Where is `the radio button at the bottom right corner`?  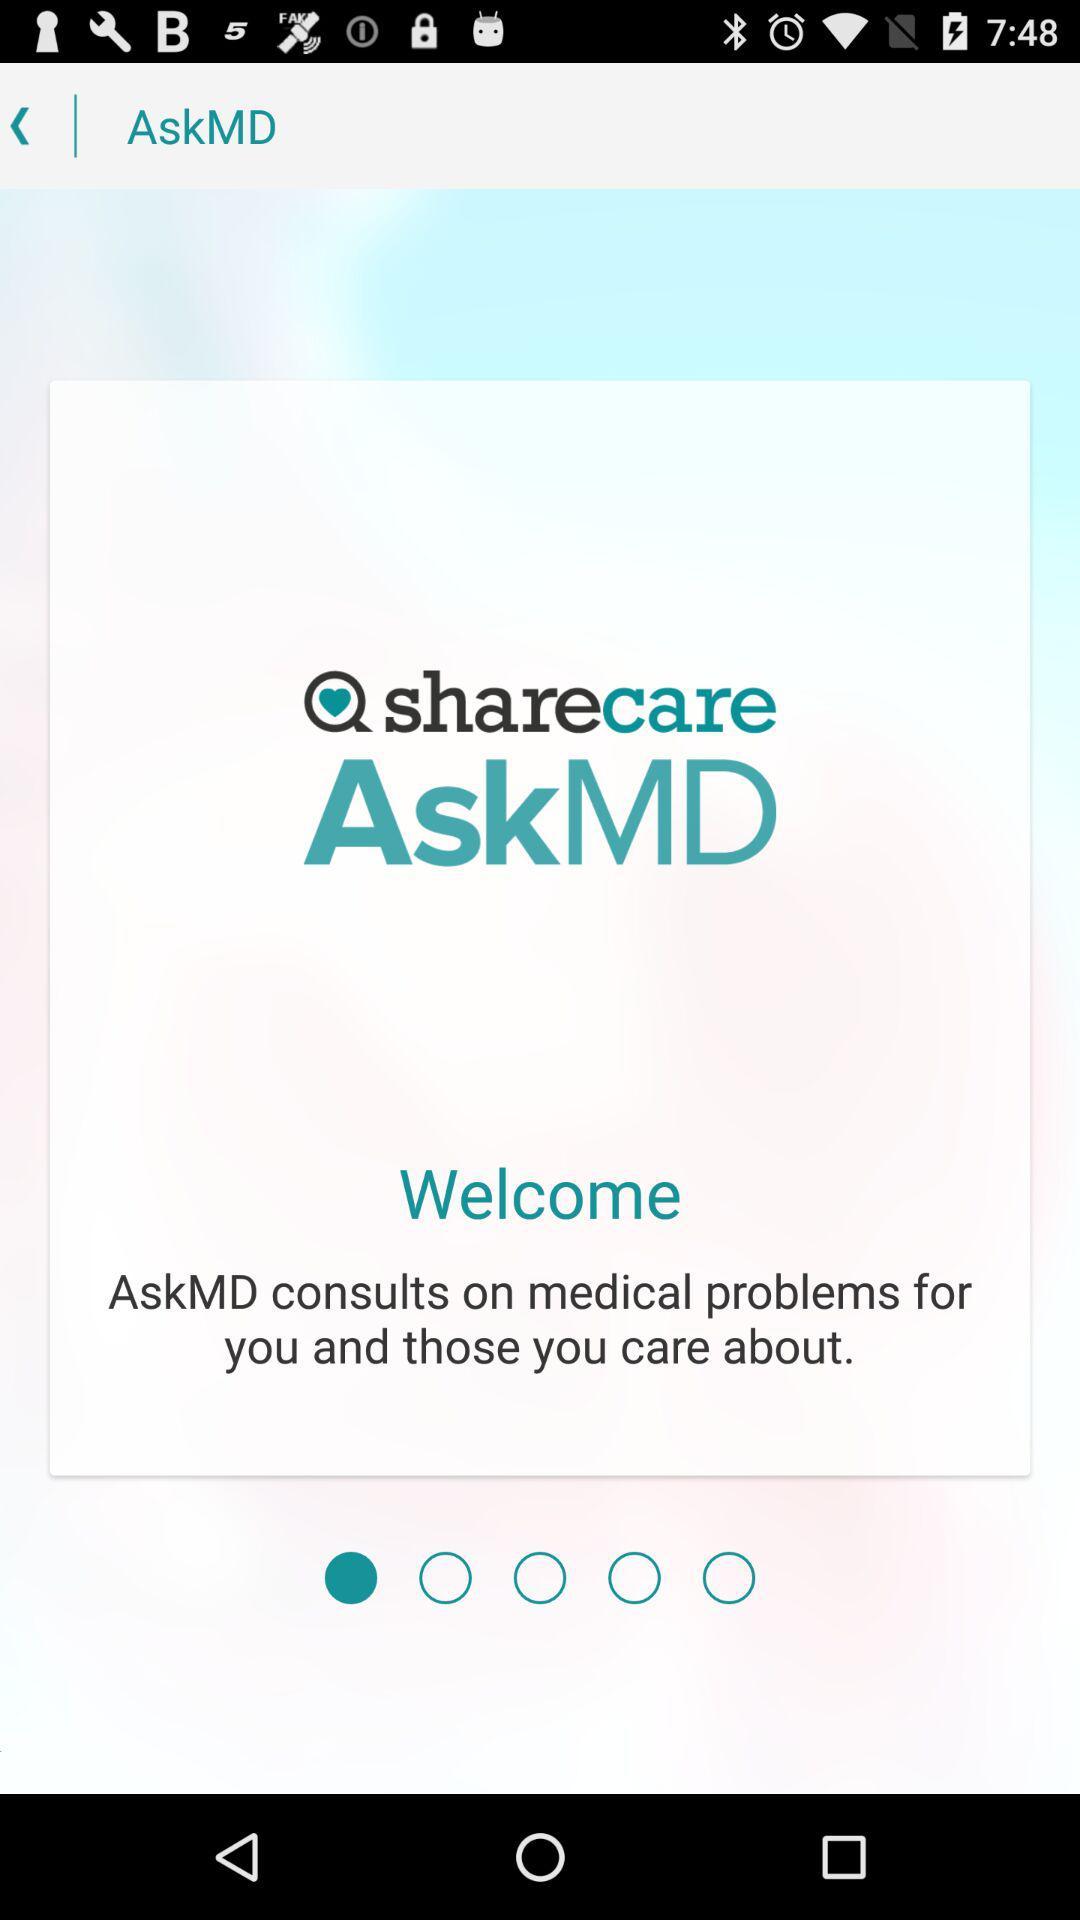
the radio button at the bottom right corner is located at coordinates (729, 1577).